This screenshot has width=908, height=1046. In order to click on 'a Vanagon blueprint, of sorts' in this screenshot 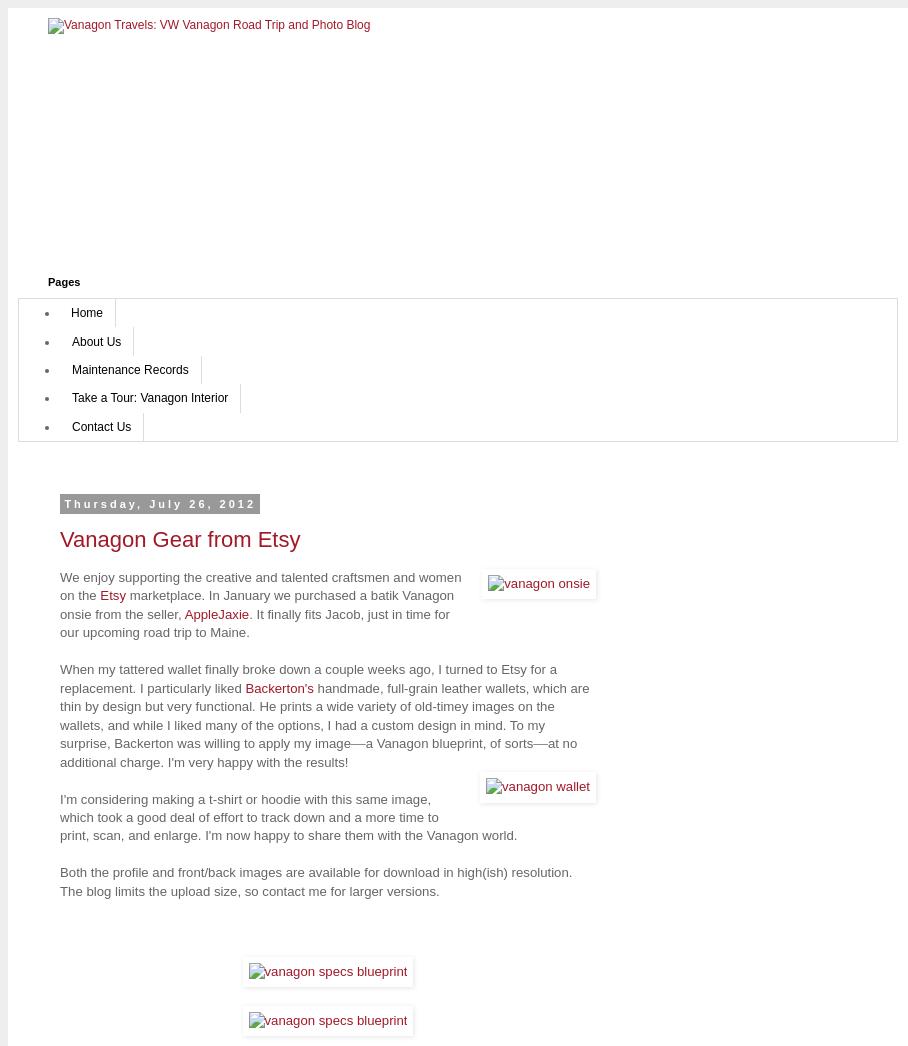, I will do `click(365, 742)`.